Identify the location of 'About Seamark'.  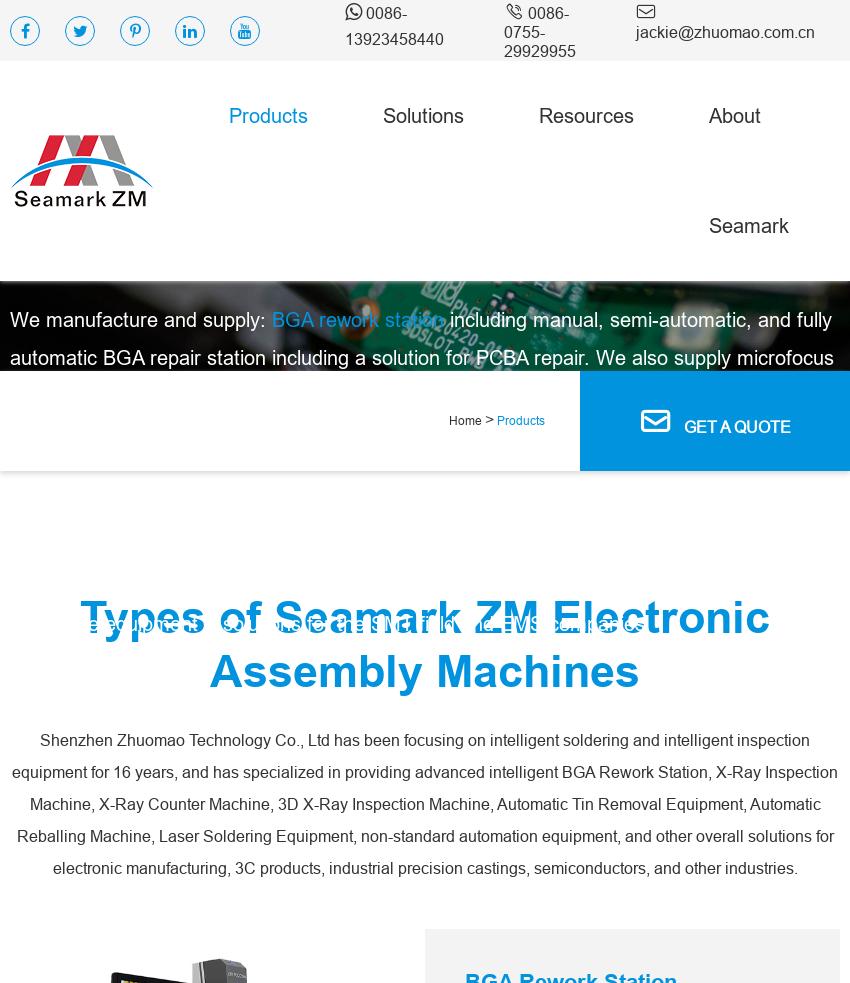
(749, 170).